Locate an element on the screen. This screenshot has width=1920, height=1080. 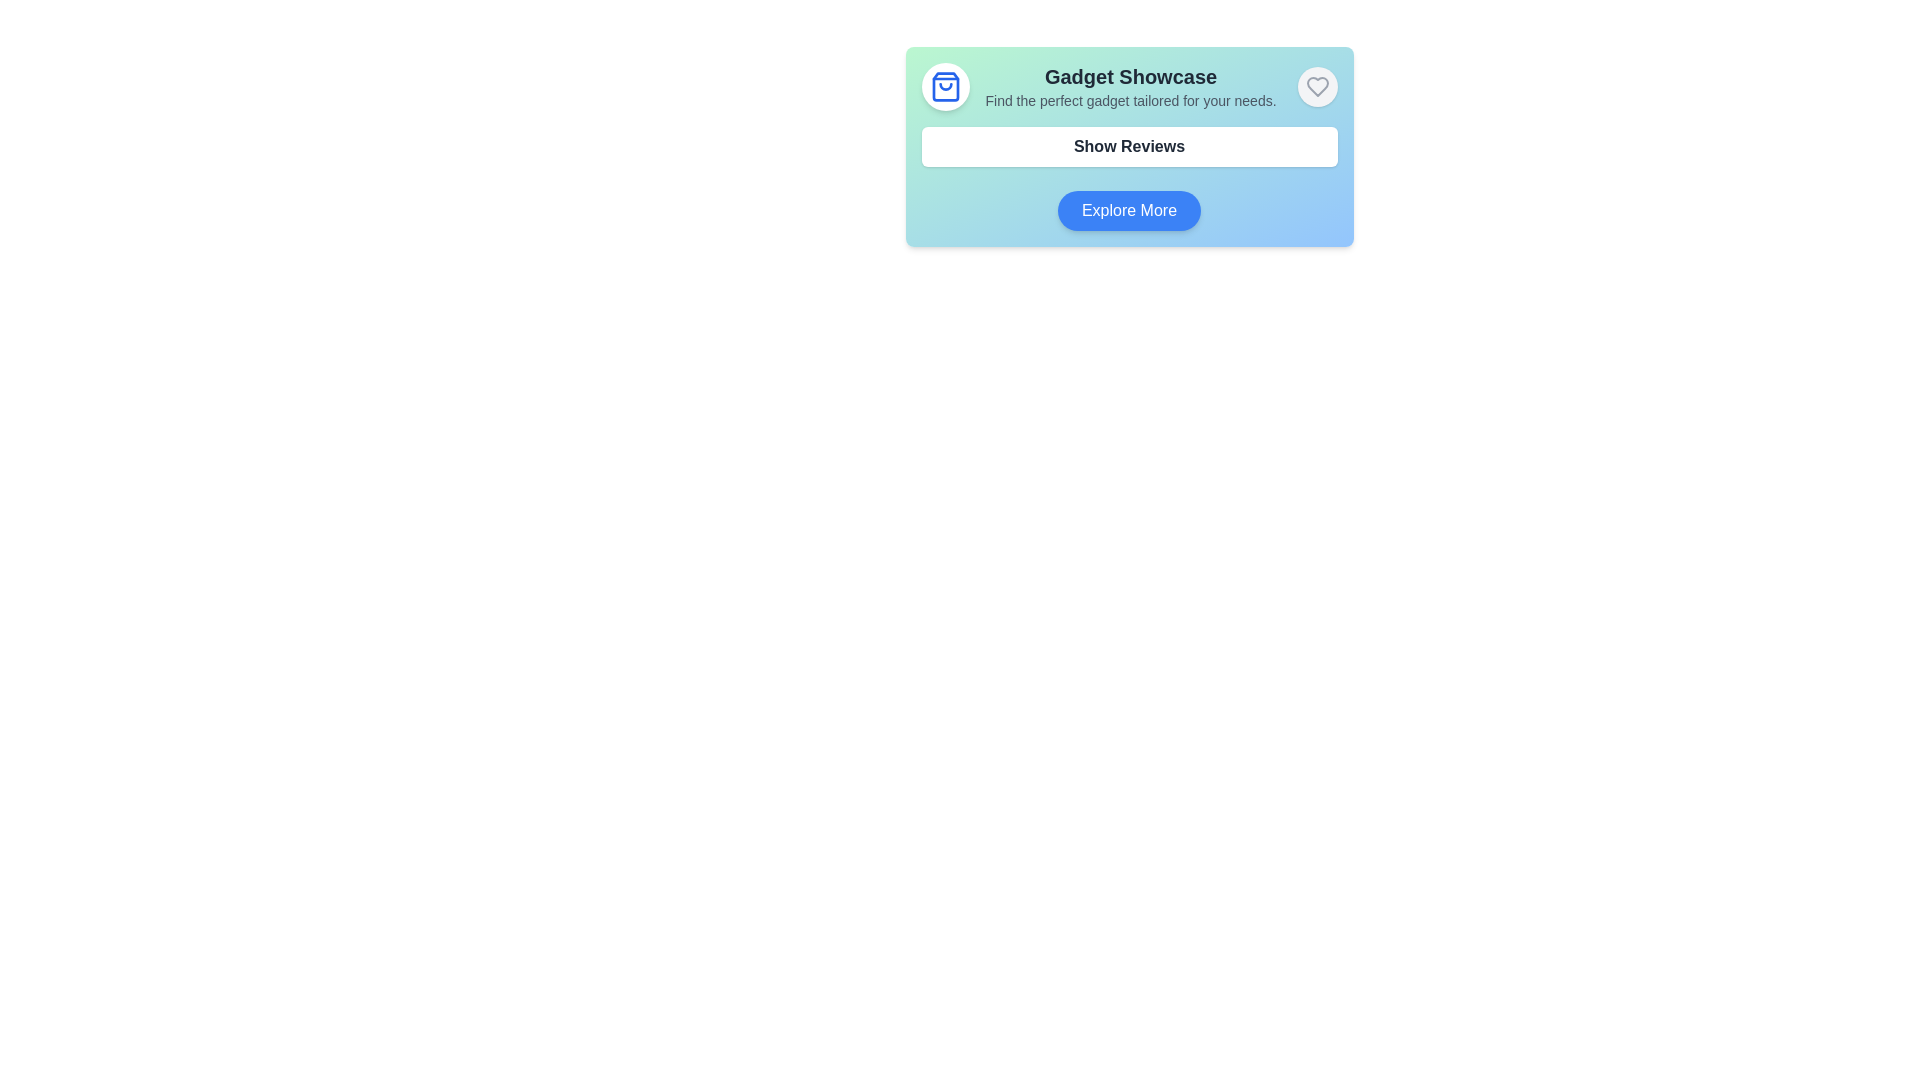
the 'Explore More' button is located at coordinates (1129, 211).